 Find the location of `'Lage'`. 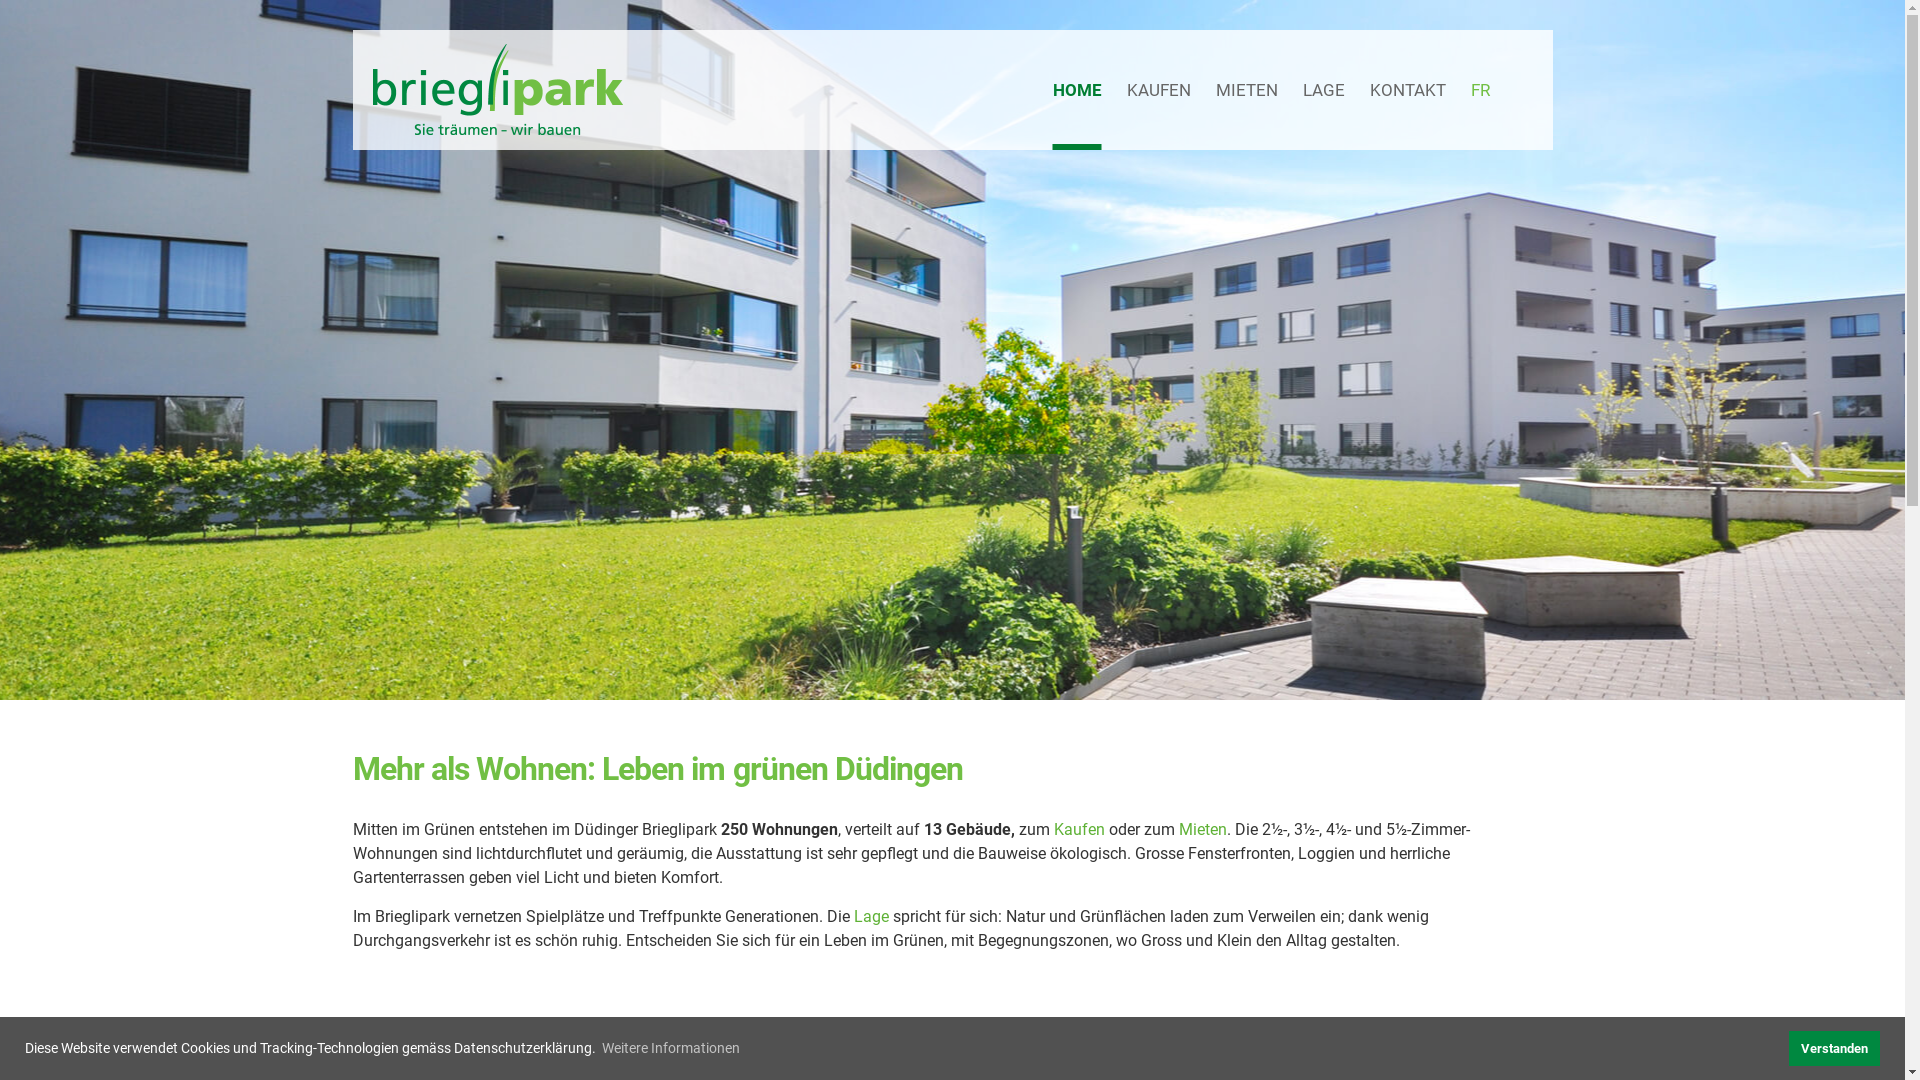

'Lage' is located at coordinates (871, 916).